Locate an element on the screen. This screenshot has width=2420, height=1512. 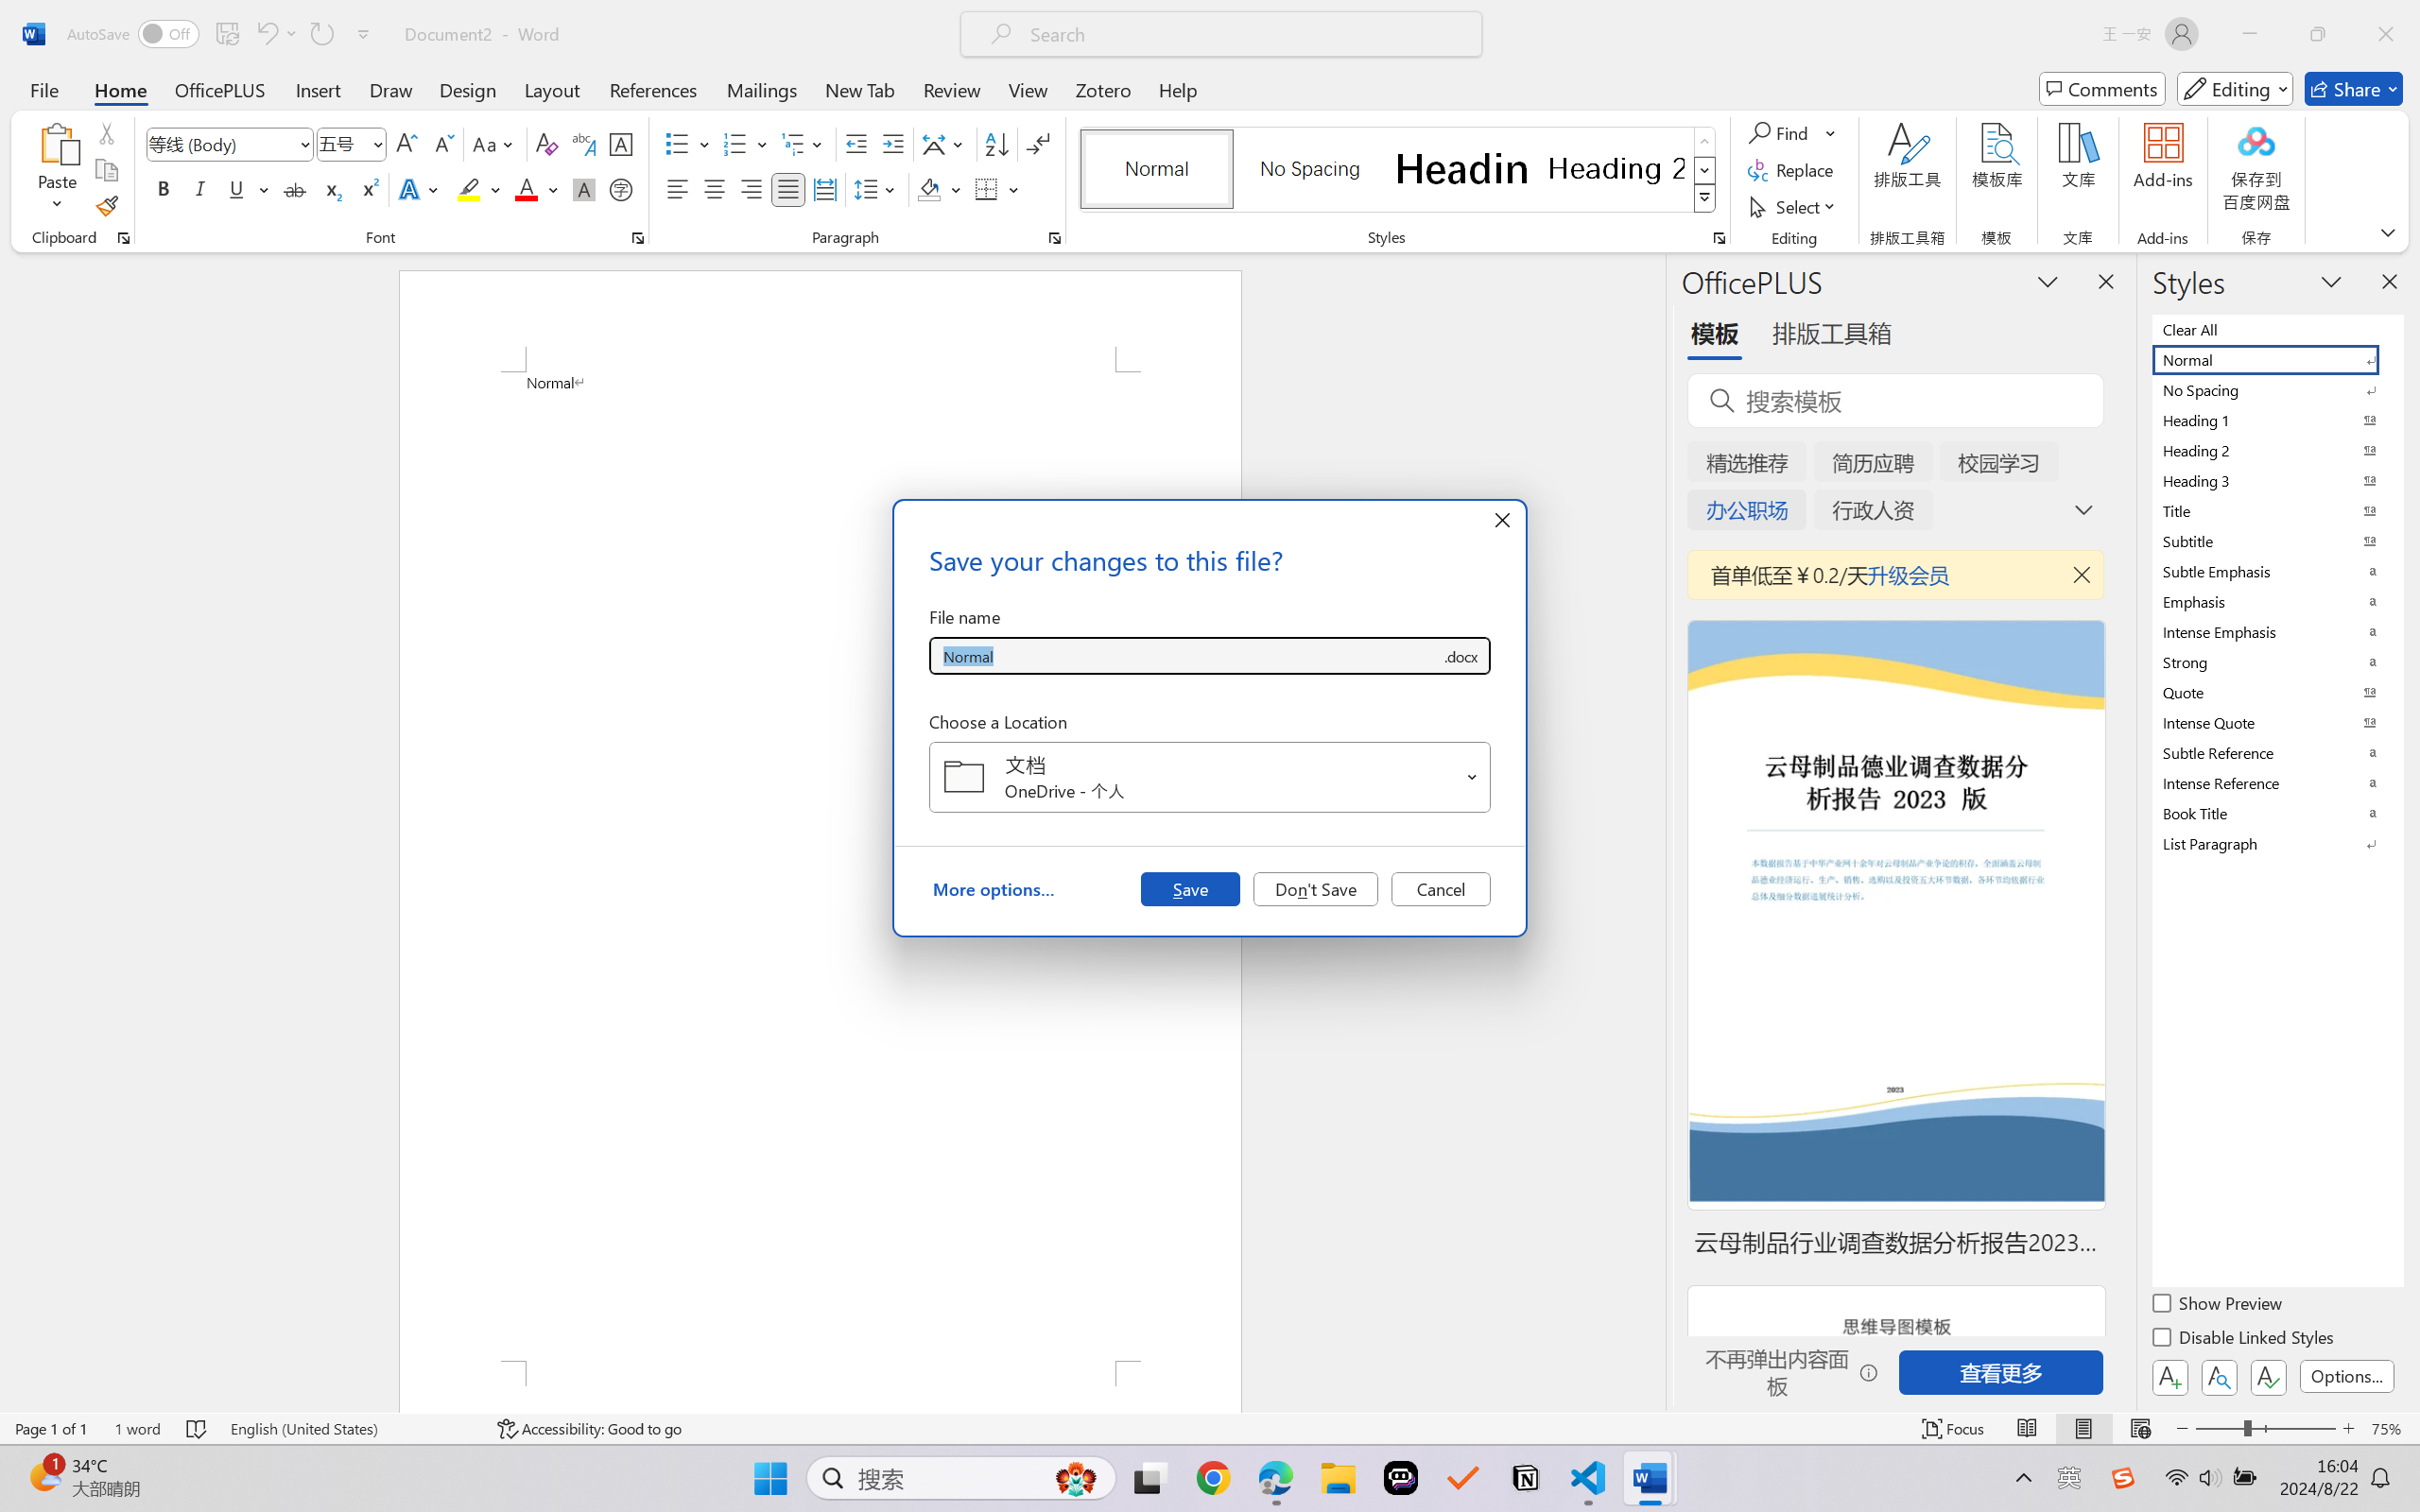
'Center' is located at coordinates (713, 188).